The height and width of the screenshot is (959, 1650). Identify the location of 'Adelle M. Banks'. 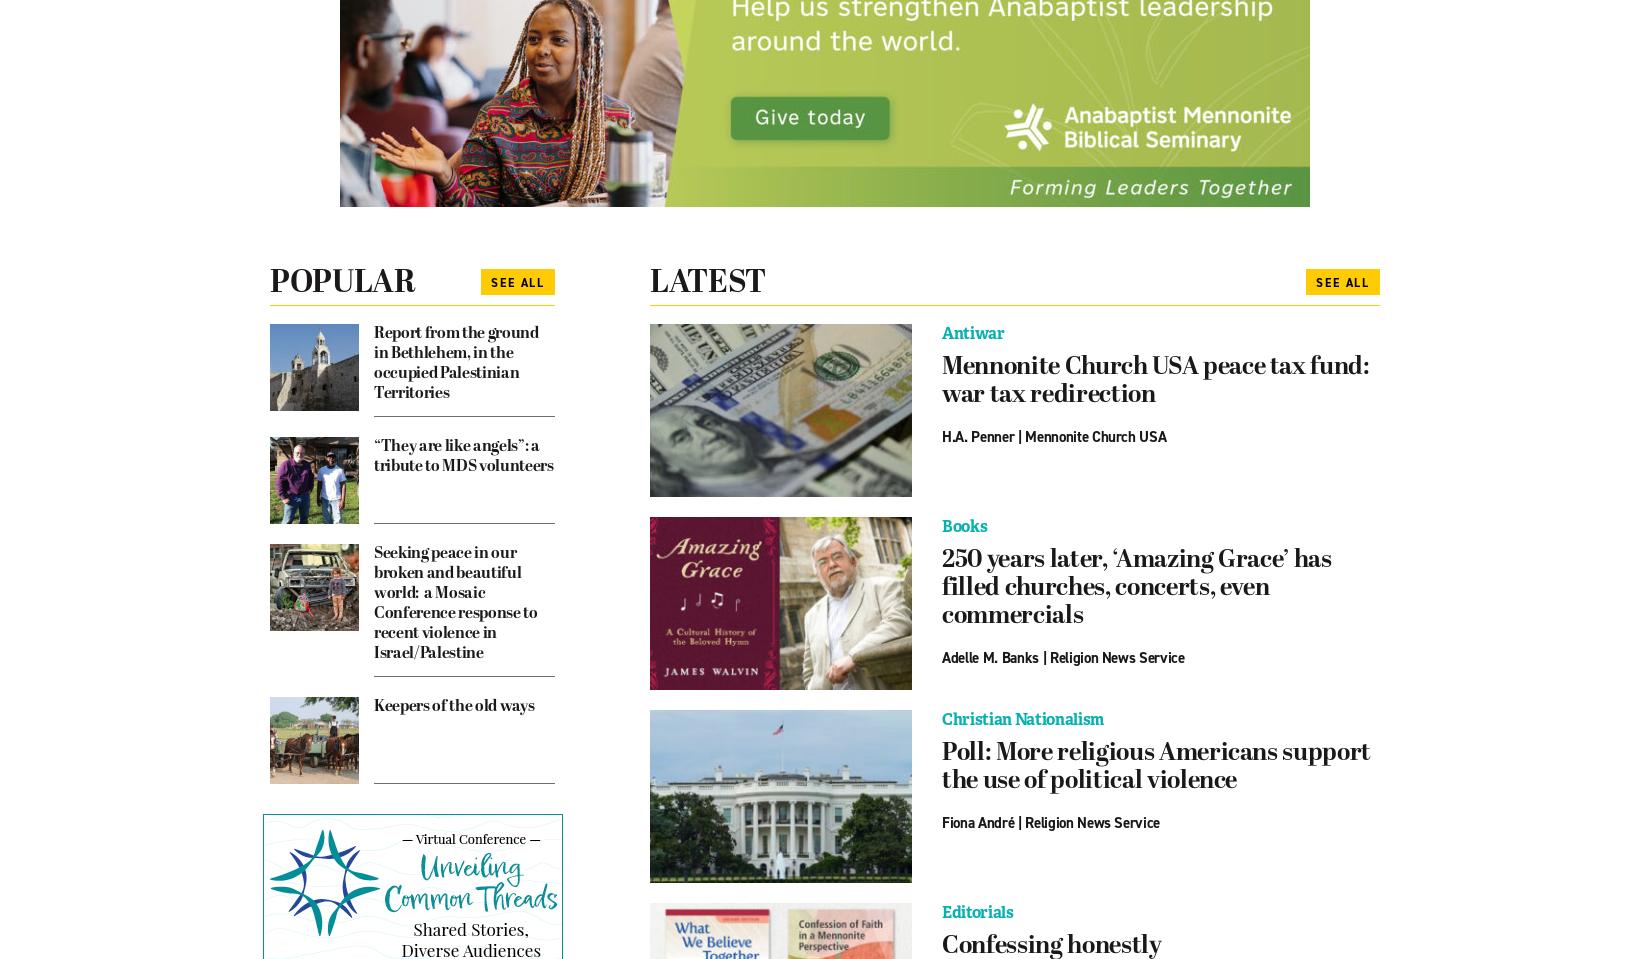
(990, 657).